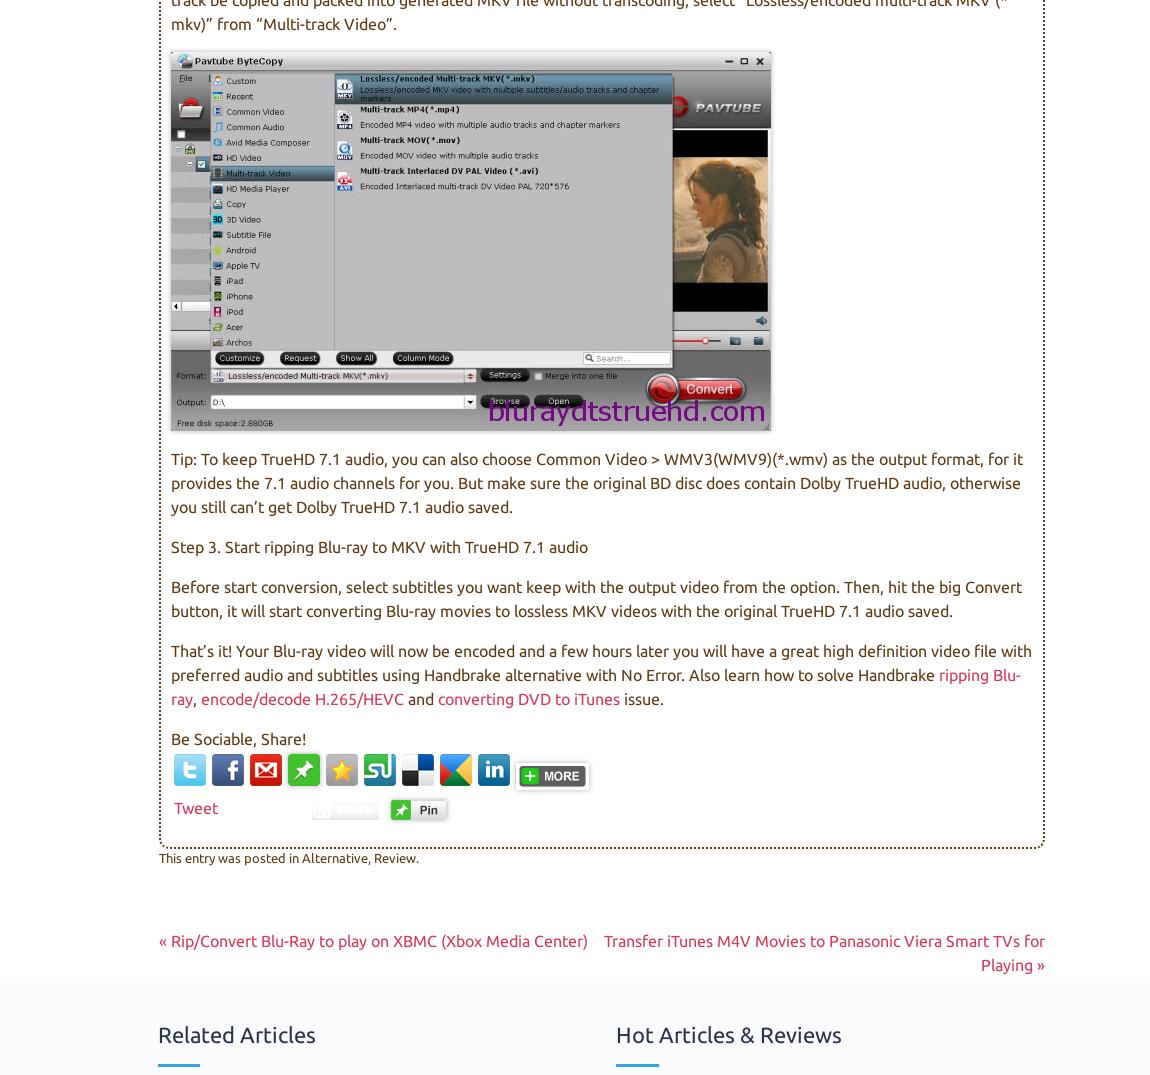 This screenshot has height=1075, width=1150. Describe the element at coordinates (334, 808) in the screenshot. I see `'Share'` at that location.